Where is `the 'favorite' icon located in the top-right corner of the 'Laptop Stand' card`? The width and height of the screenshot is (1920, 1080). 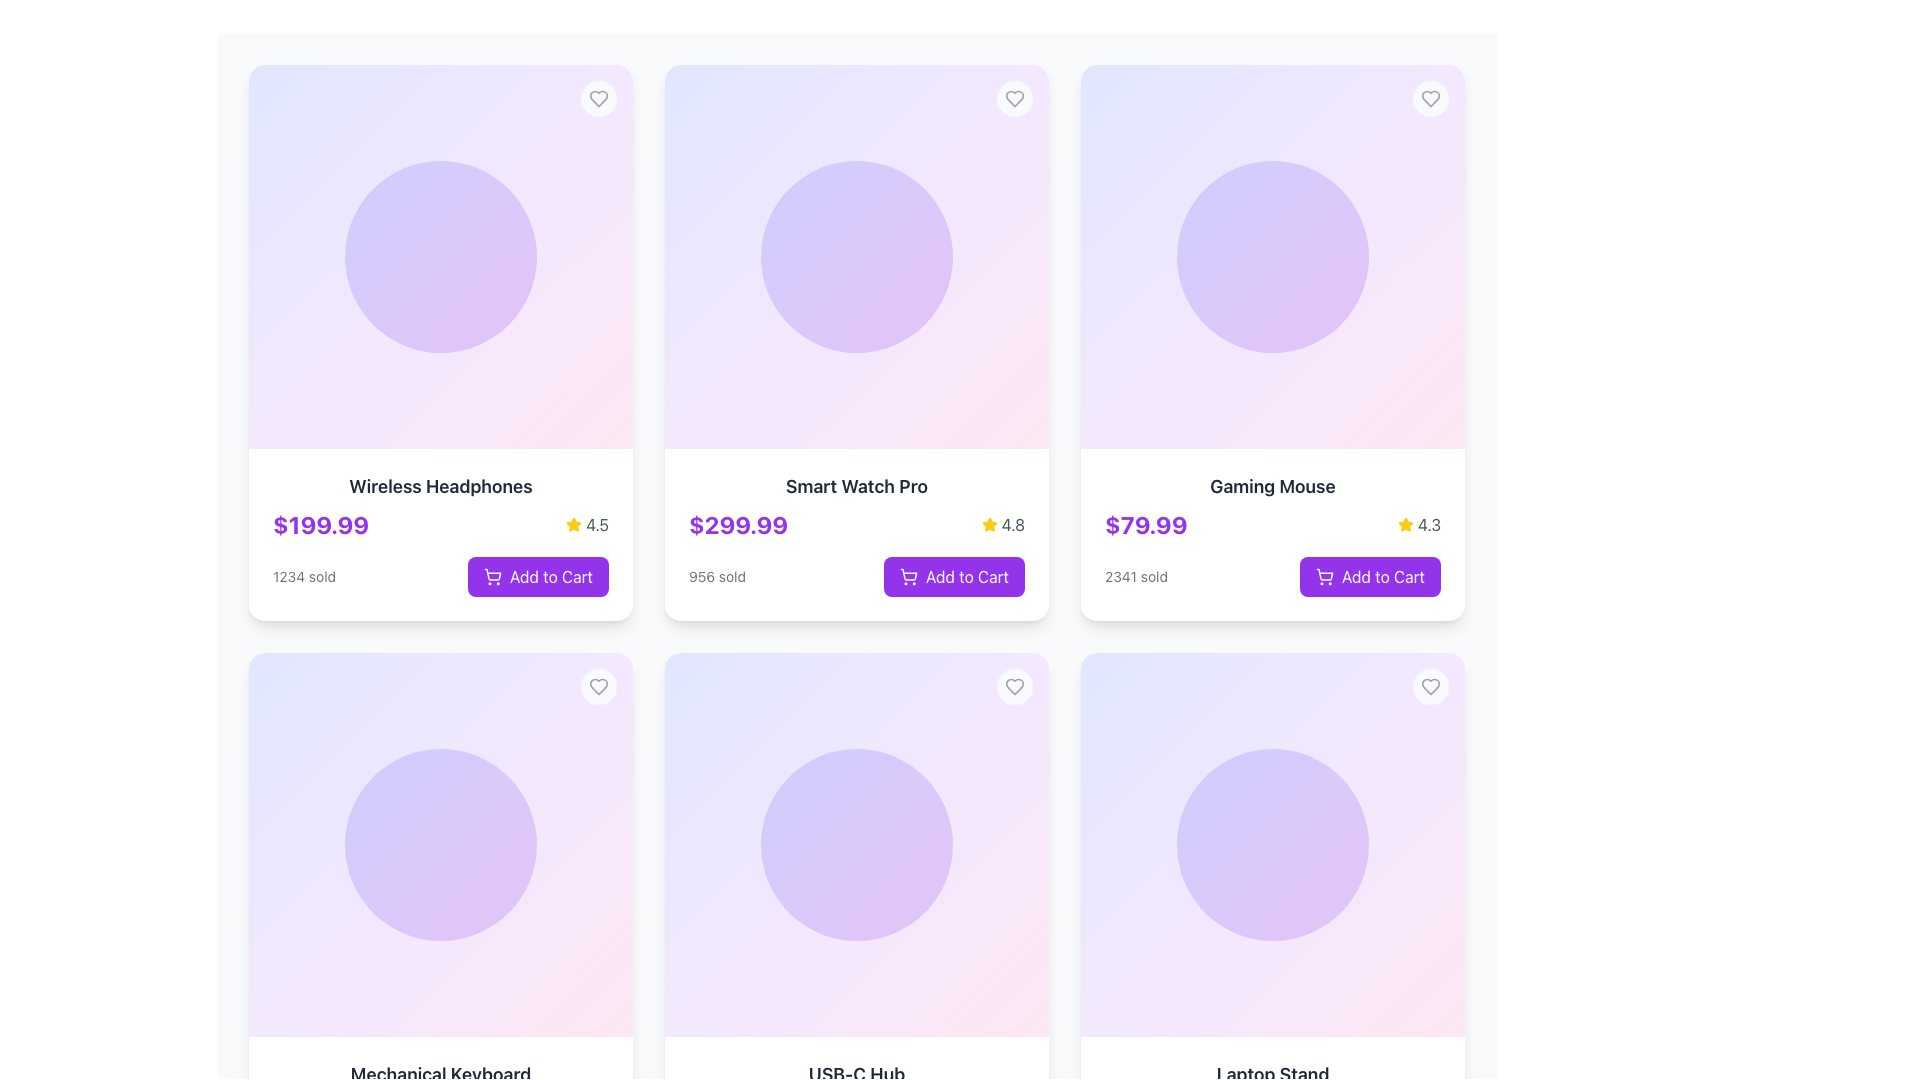 the 'favorite' icon located in the top-right corner of the 'Laptop Stand' card is located at coordinates (1429, 685).